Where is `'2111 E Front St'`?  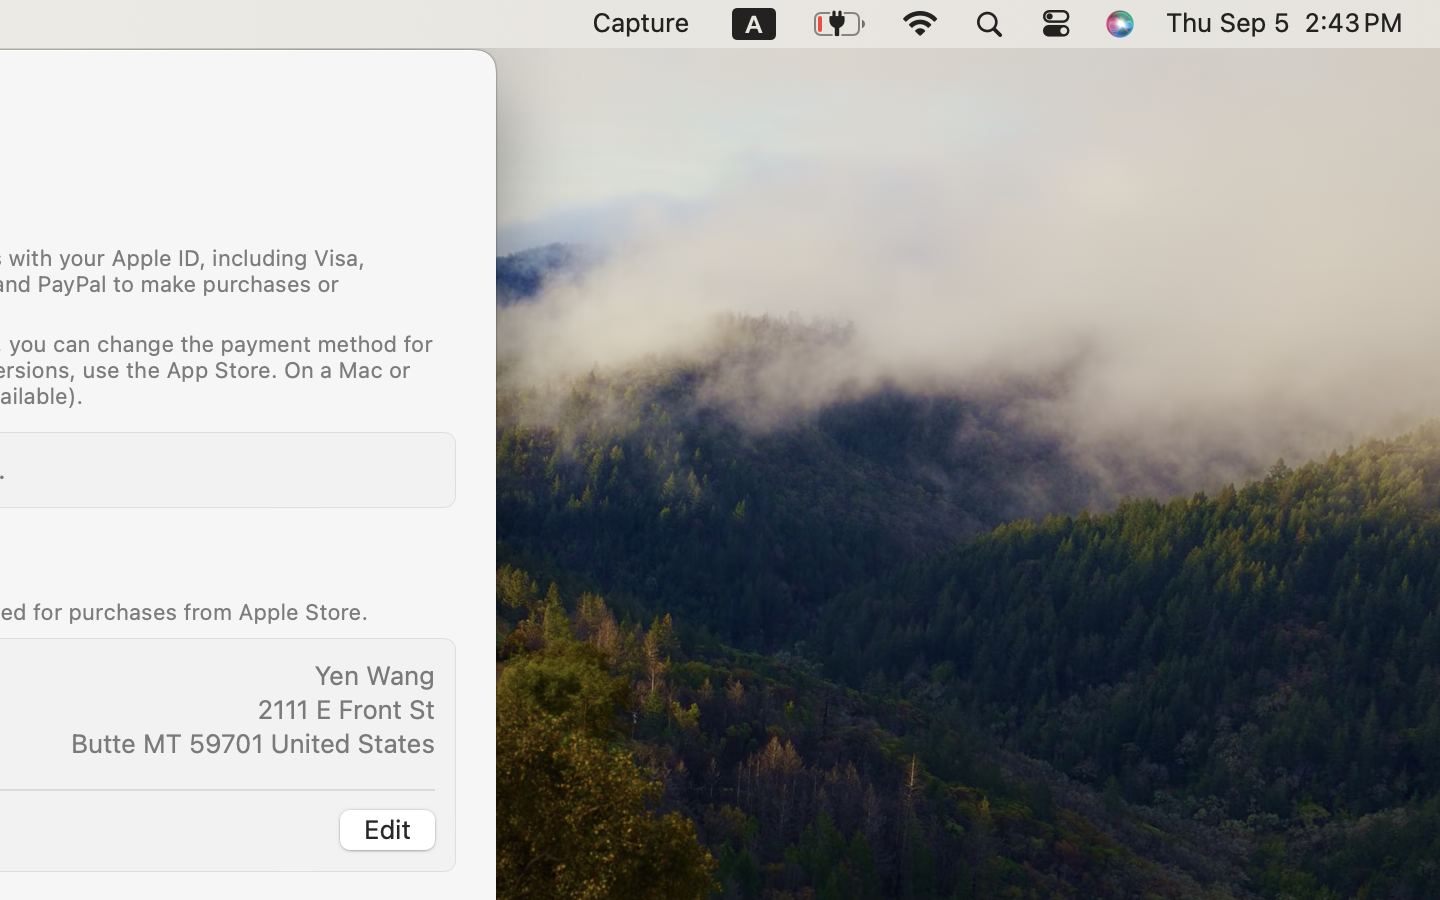 '2111 E Front St' is located at coordinates (346, 708).